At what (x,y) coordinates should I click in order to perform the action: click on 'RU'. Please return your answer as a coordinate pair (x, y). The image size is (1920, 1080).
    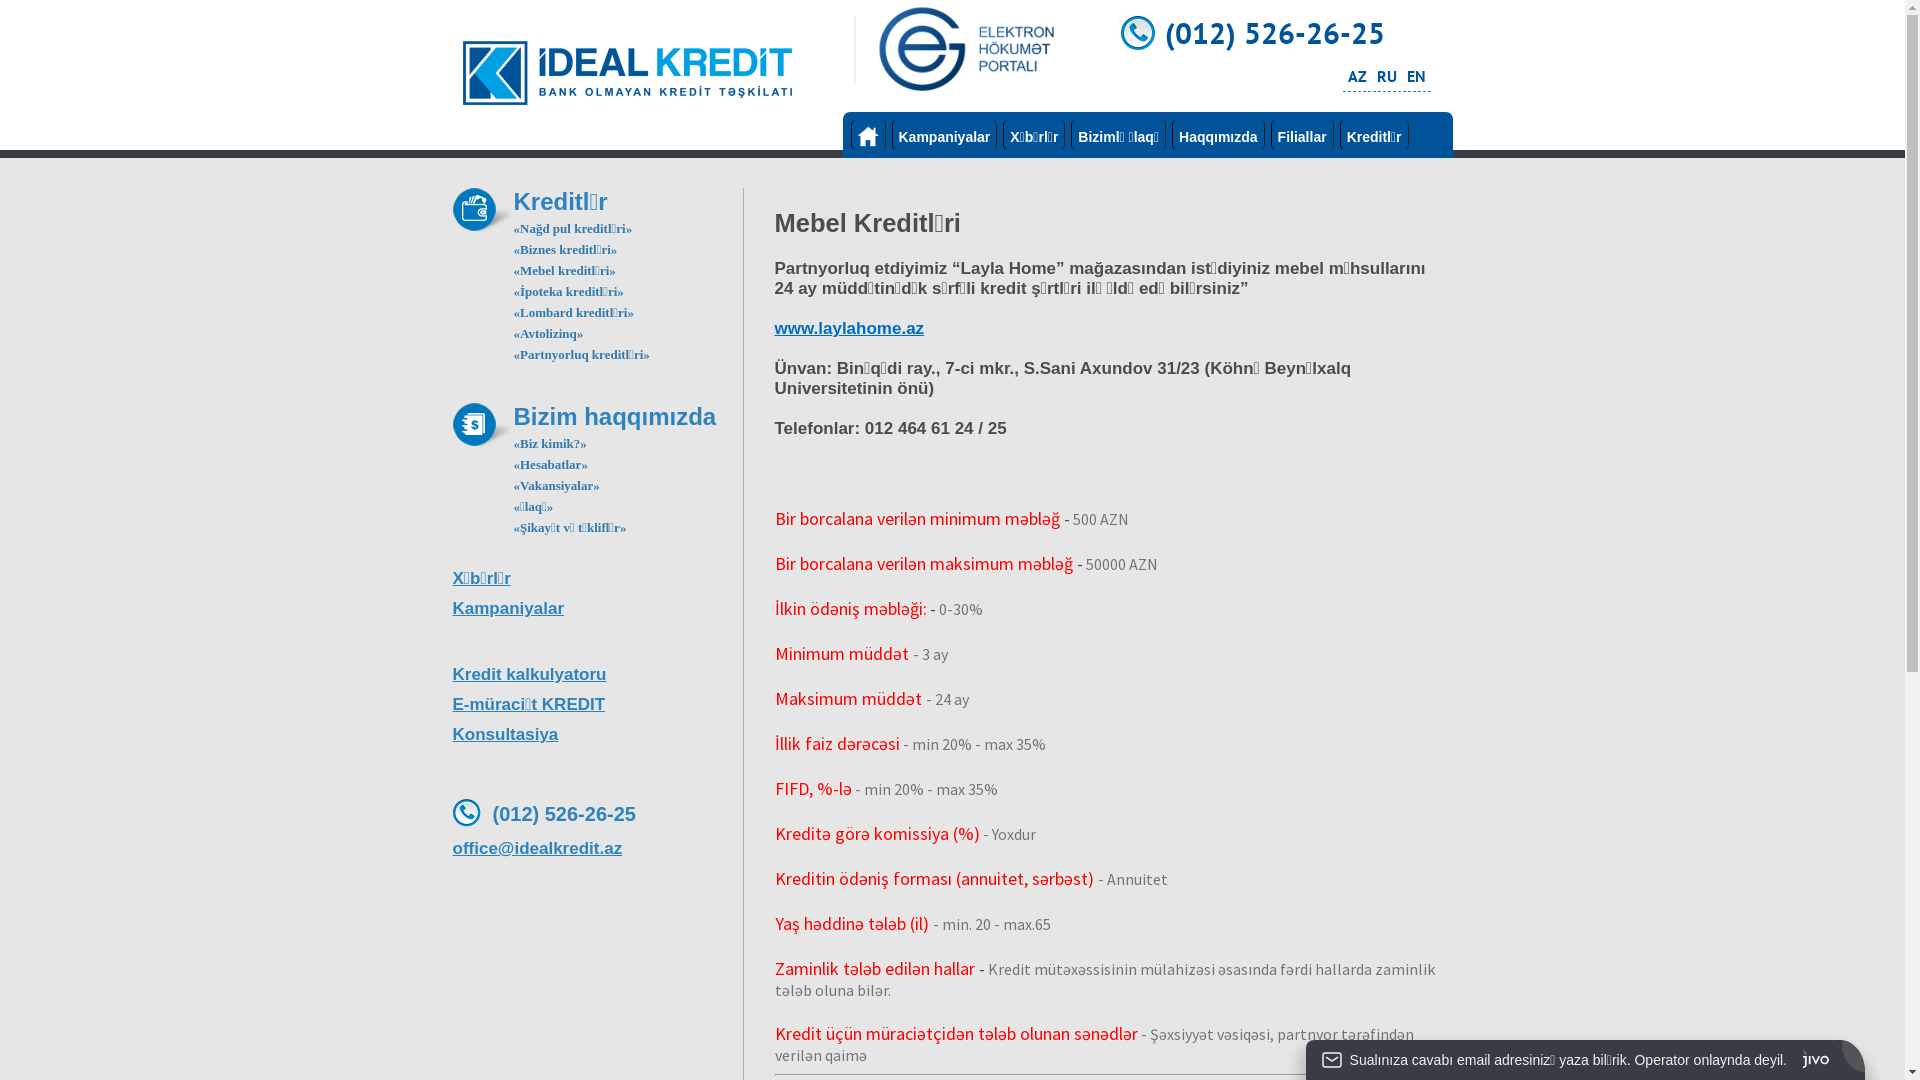
    Looking at the image, I should click on (1385, 75).